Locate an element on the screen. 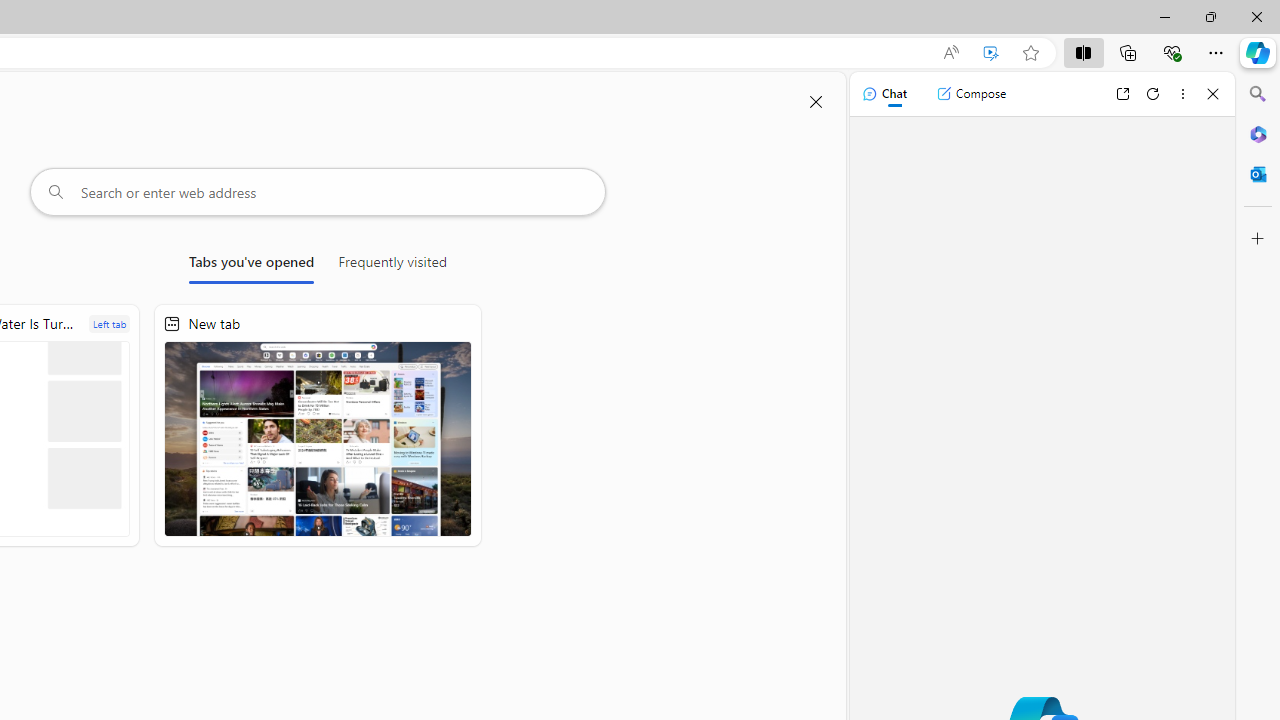 The width and height of the screenshot is (1280, 720). 'Search or enter web address' is located at coordinates (316, 191).